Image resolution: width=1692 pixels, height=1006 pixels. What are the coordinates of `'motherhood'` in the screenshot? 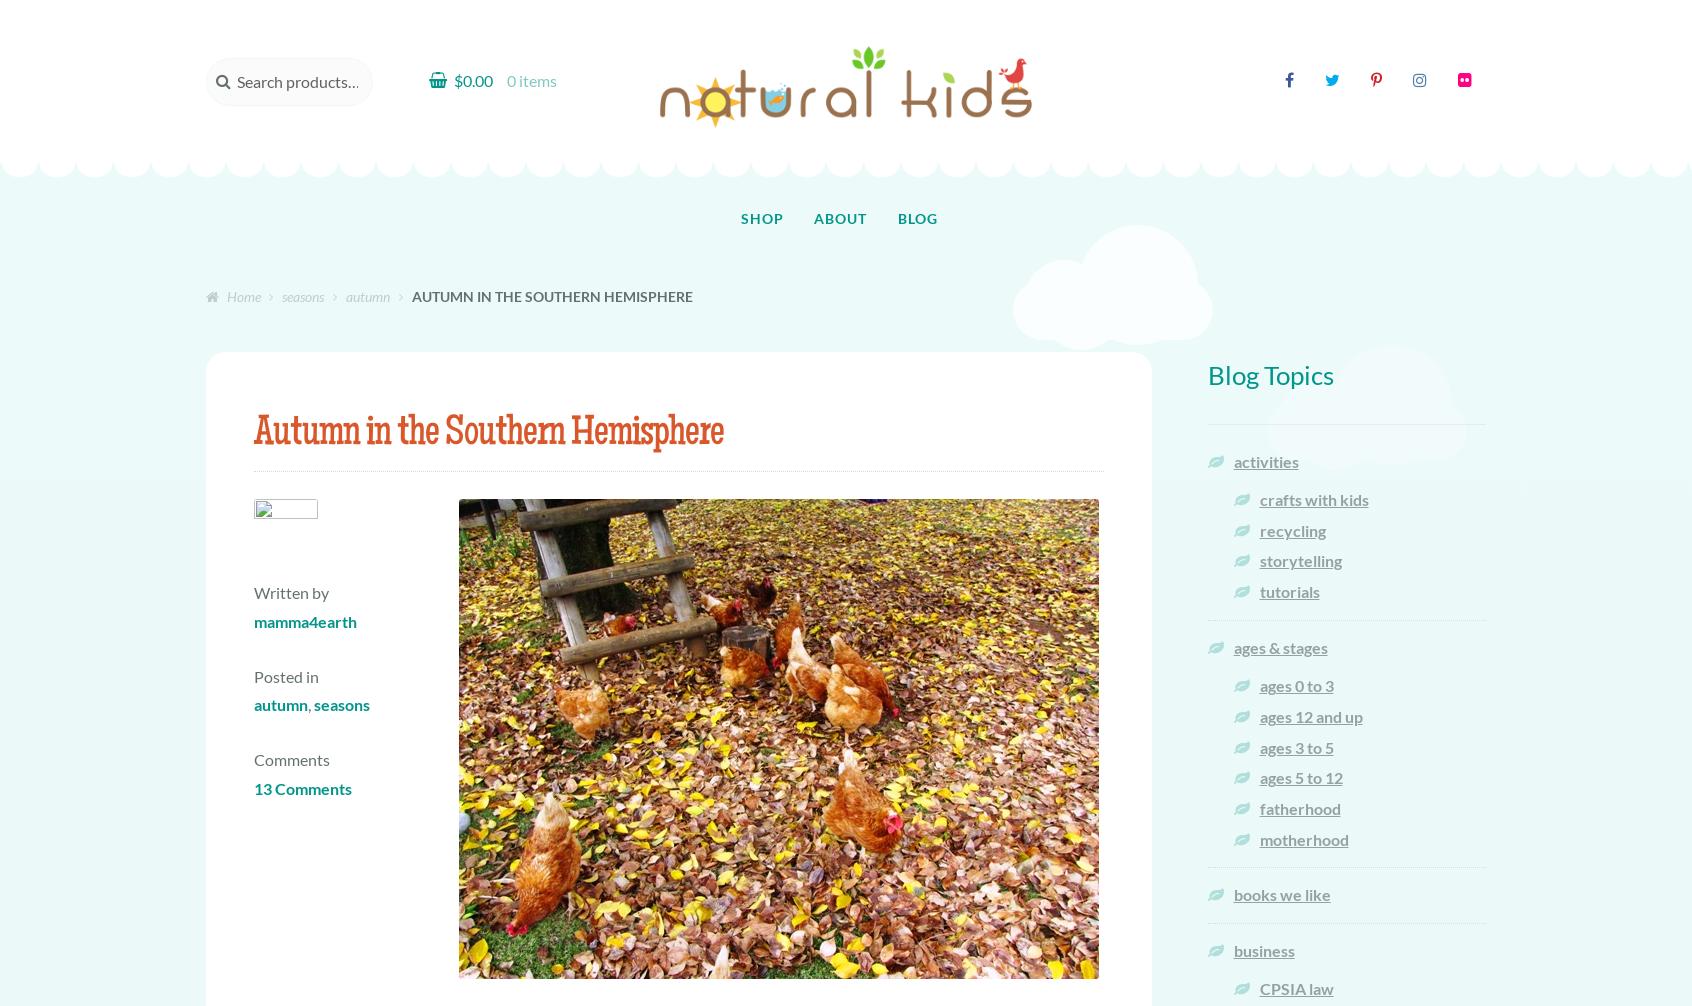 It's located at (1302, 837).